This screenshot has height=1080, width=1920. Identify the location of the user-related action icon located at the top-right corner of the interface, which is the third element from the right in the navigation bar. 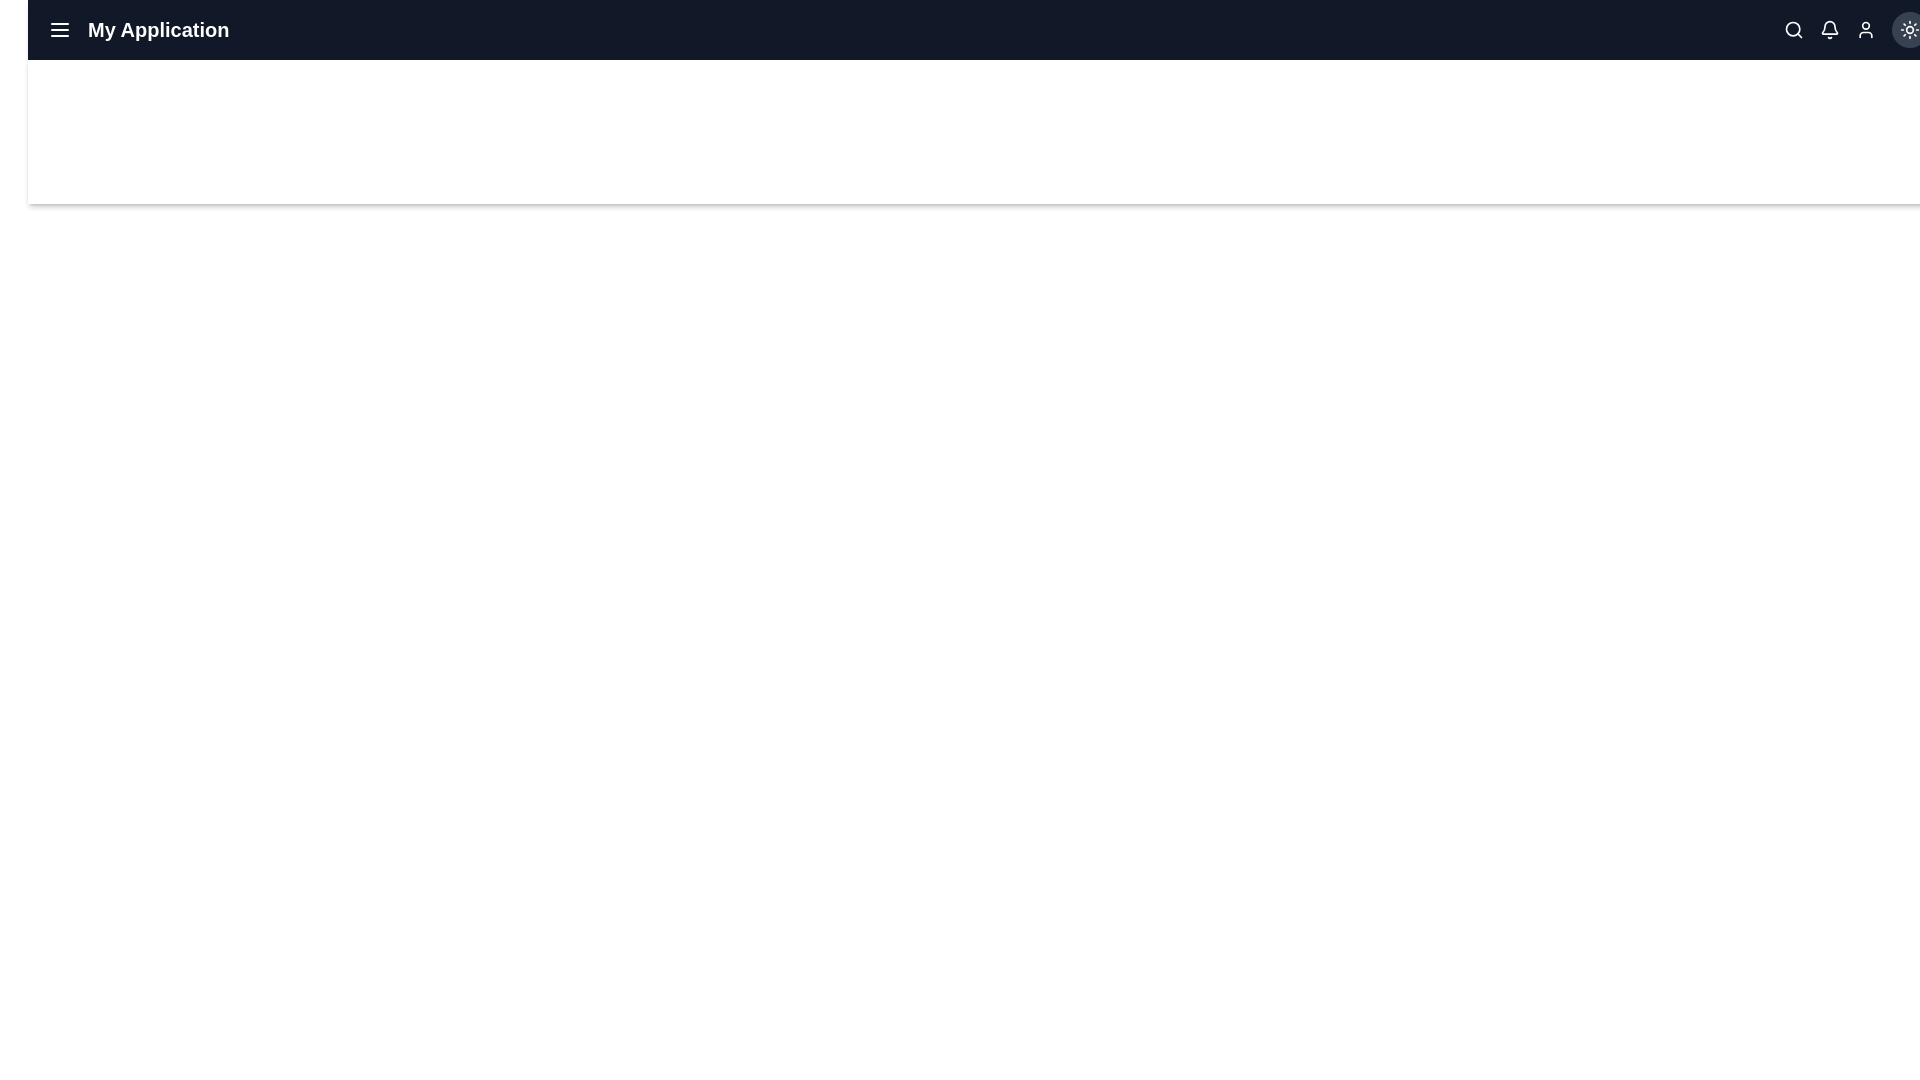
(1865, 30).